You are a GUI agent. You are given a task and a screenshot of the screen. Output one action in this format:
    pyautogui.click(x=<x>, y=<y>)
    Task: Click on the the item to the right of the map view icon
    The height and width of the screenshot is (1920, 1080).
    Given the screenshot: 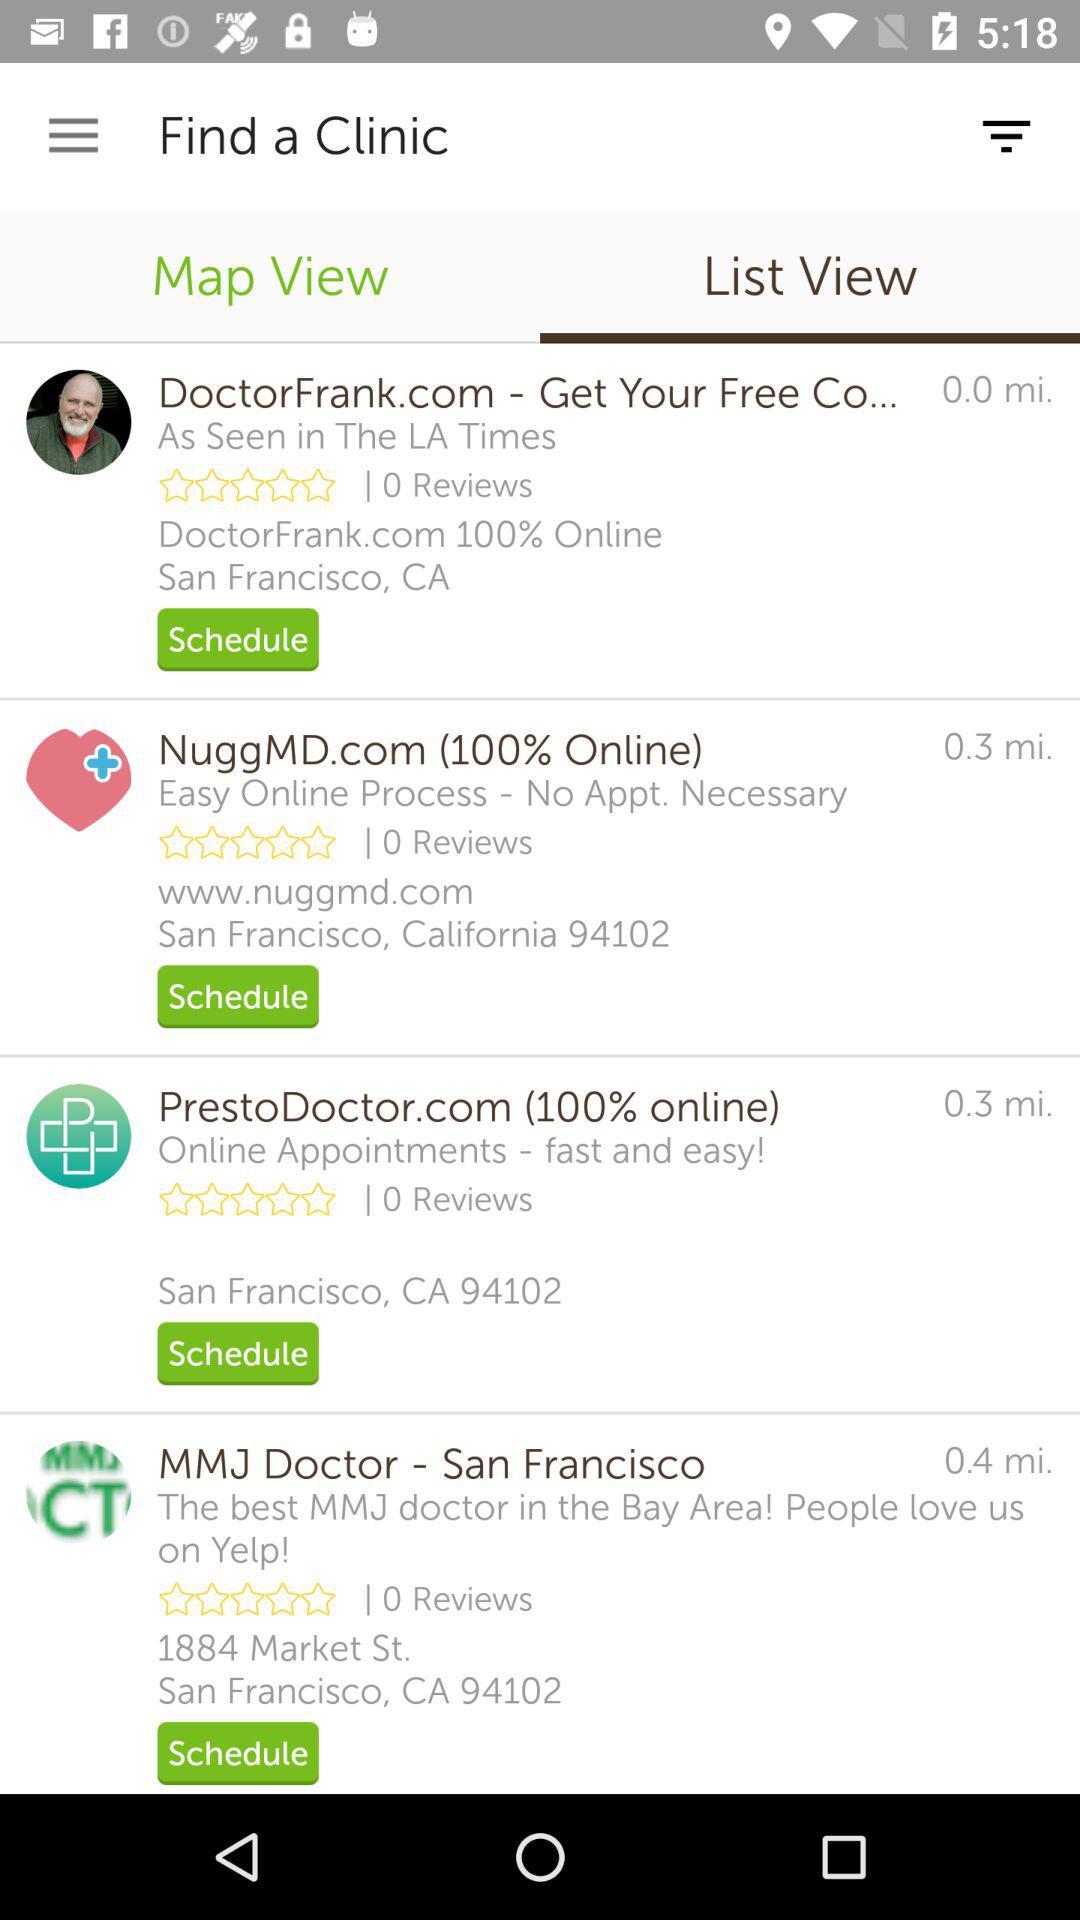 What is the action you would take?
    pyautogui.click(x=810, y=275)
    